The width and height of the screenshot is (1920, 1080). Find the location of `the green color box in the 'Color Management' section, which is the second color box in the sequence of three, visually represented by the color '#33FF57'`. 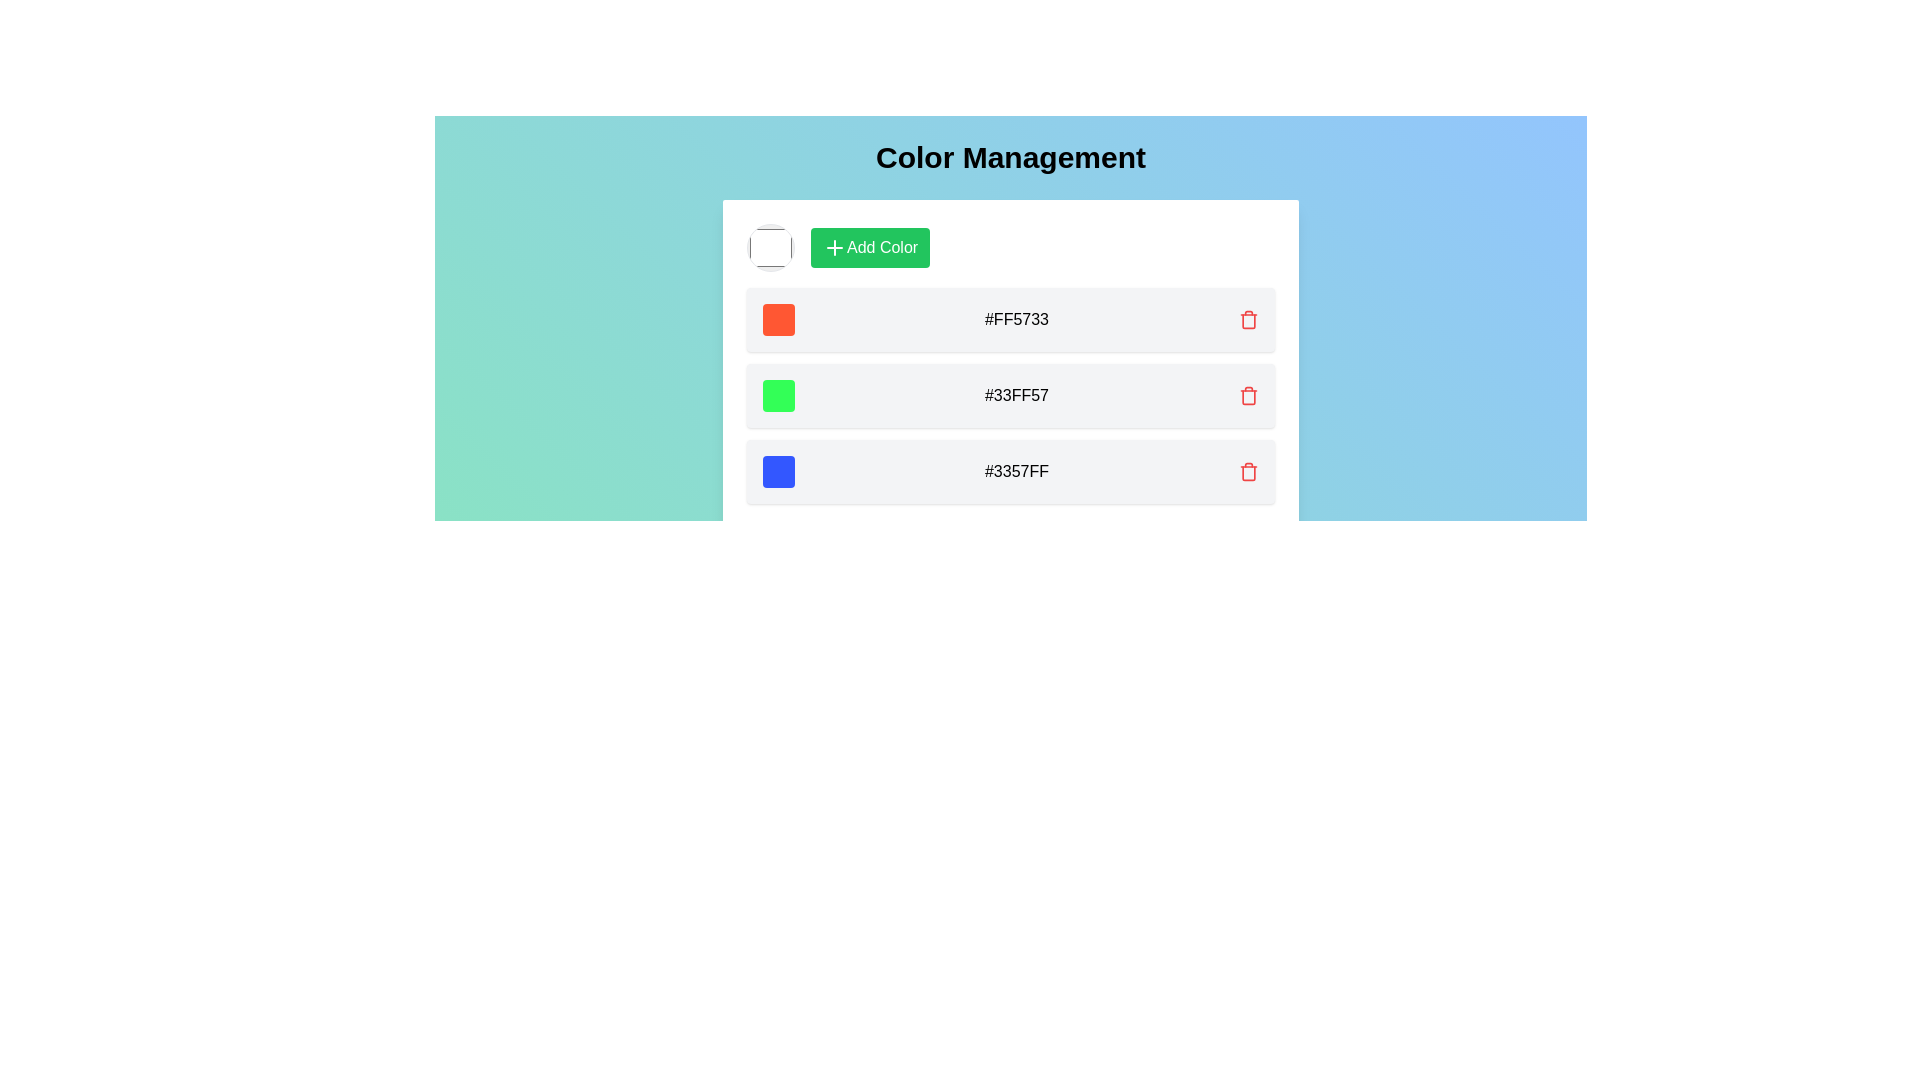

the green color box in the 'Color Management' section, which is the second color box in the sequence of three, visually represented by the color '#33FF57' is located at coordinates (777, 396).